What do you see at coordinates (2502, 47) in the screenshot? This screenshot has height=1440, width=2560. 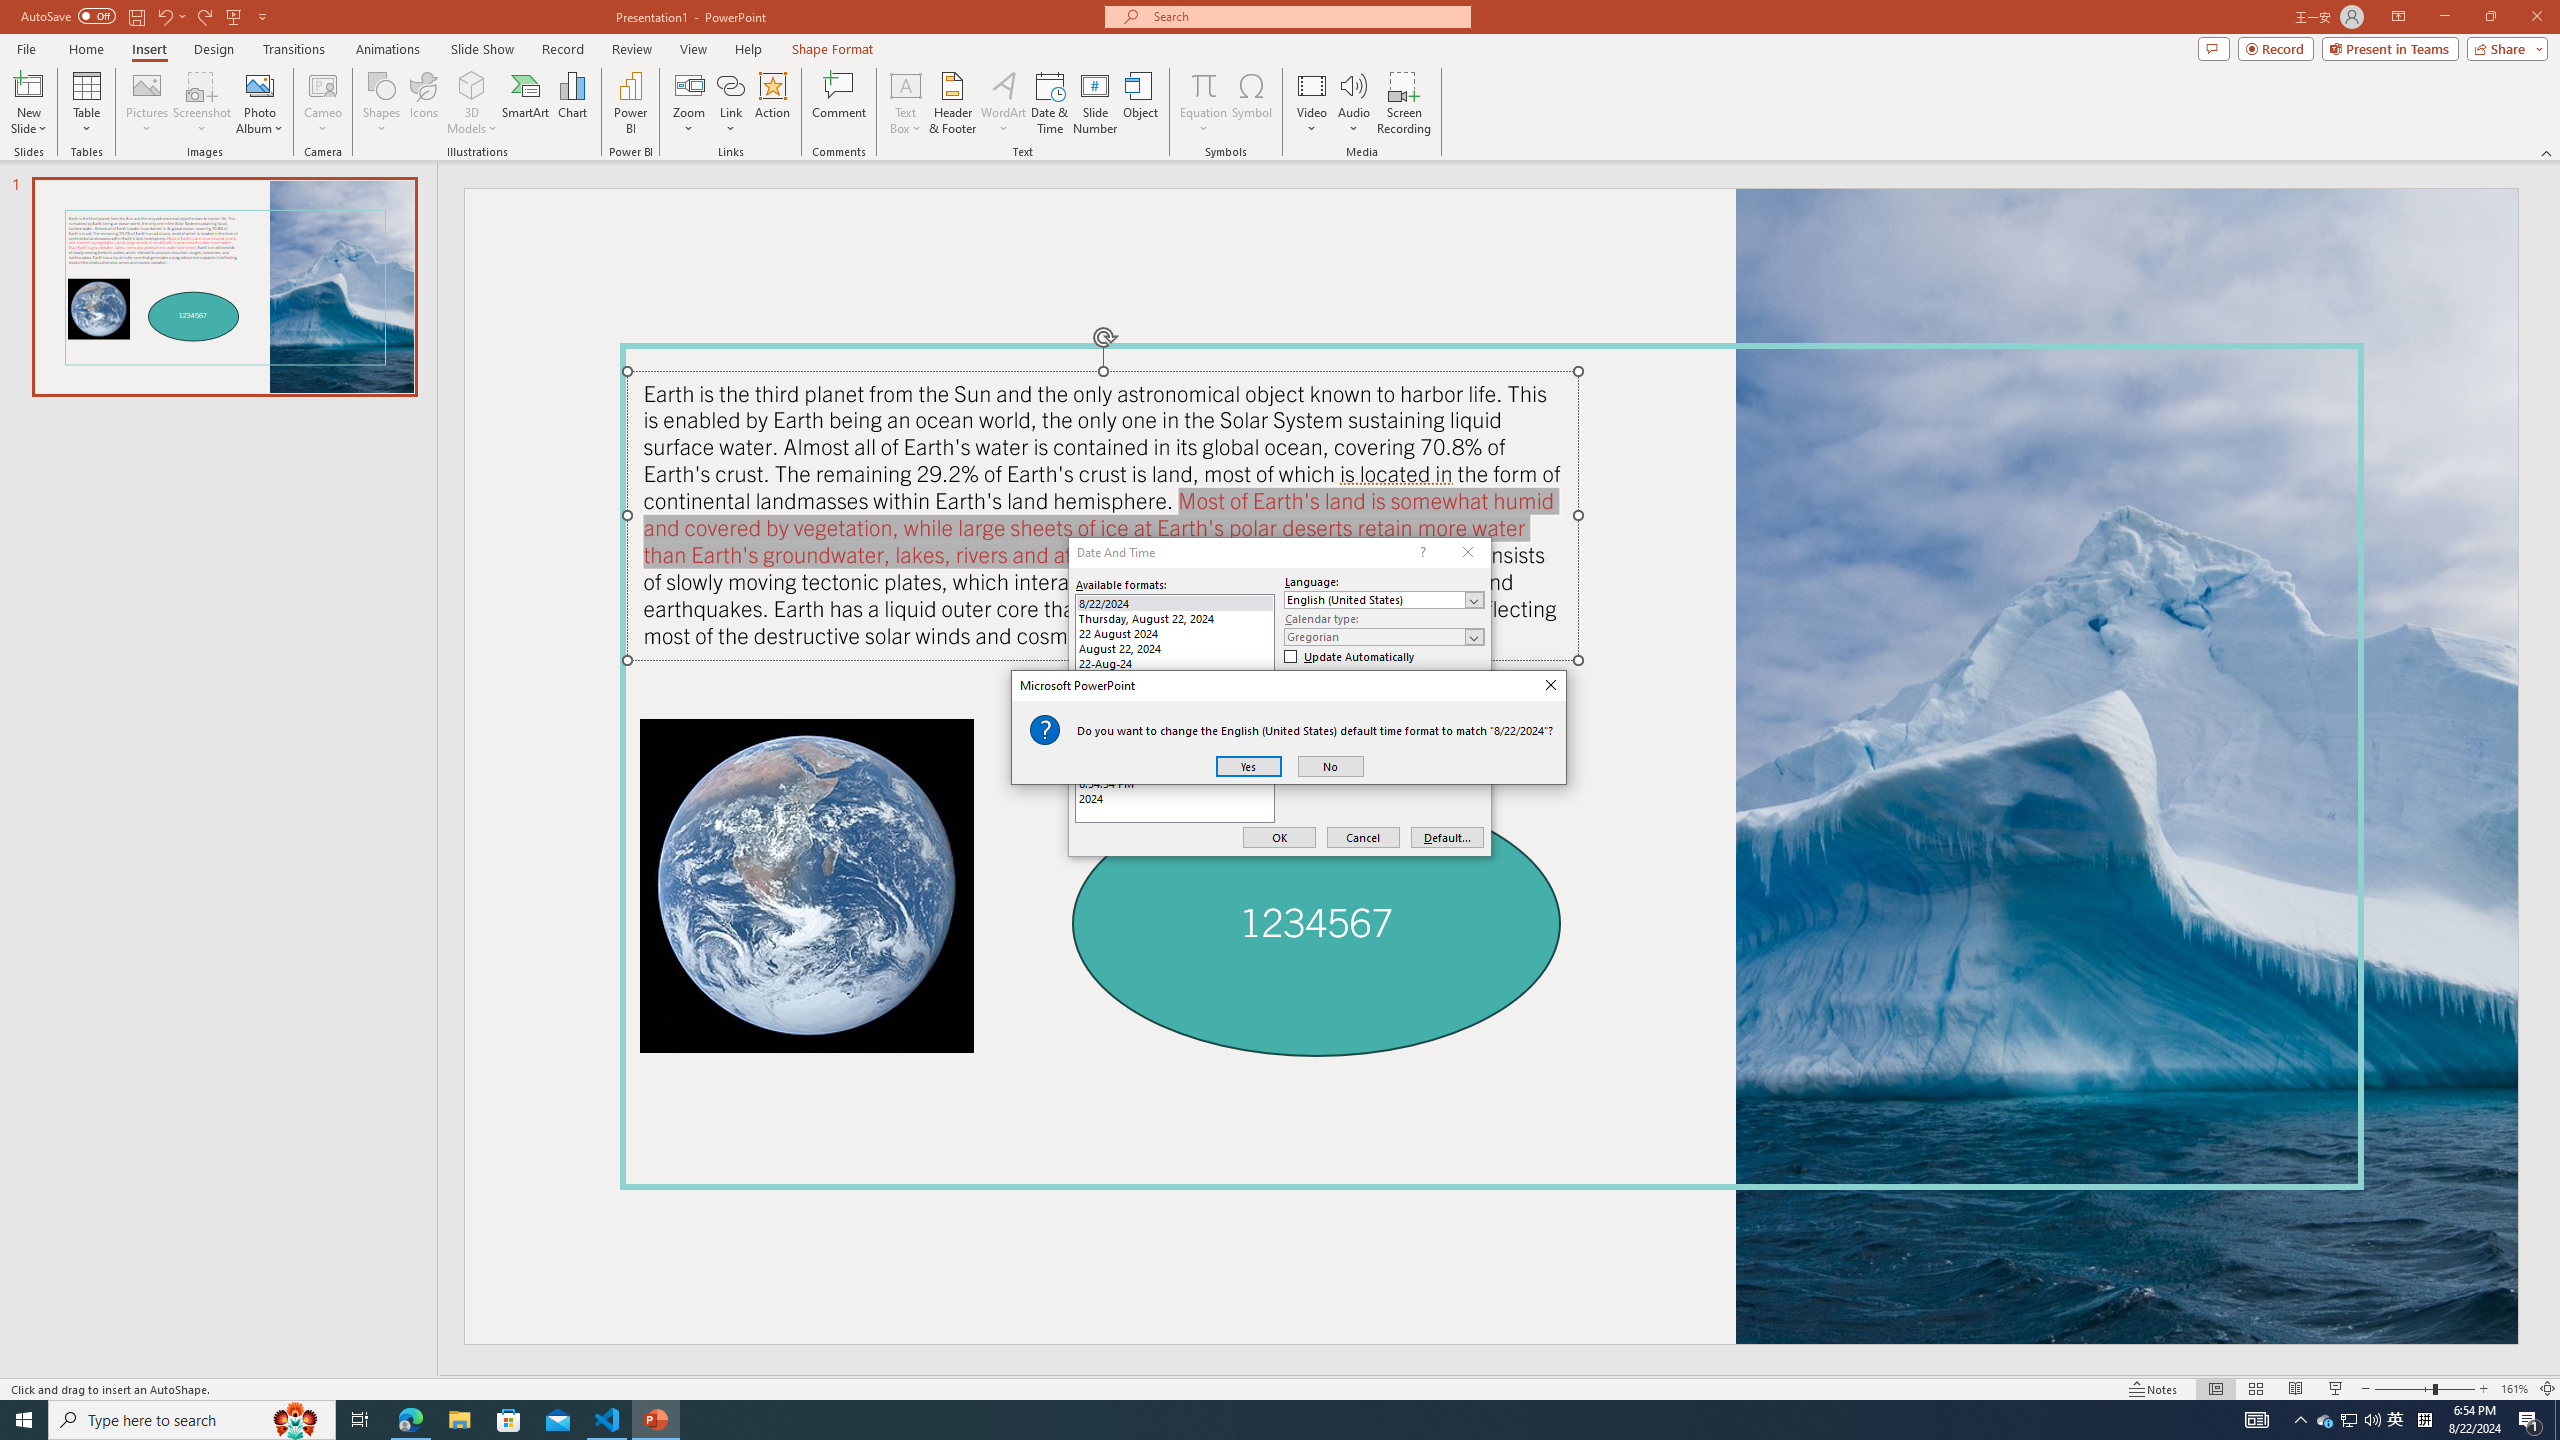 I see `'Share'` at bounding box center [2502, 47].